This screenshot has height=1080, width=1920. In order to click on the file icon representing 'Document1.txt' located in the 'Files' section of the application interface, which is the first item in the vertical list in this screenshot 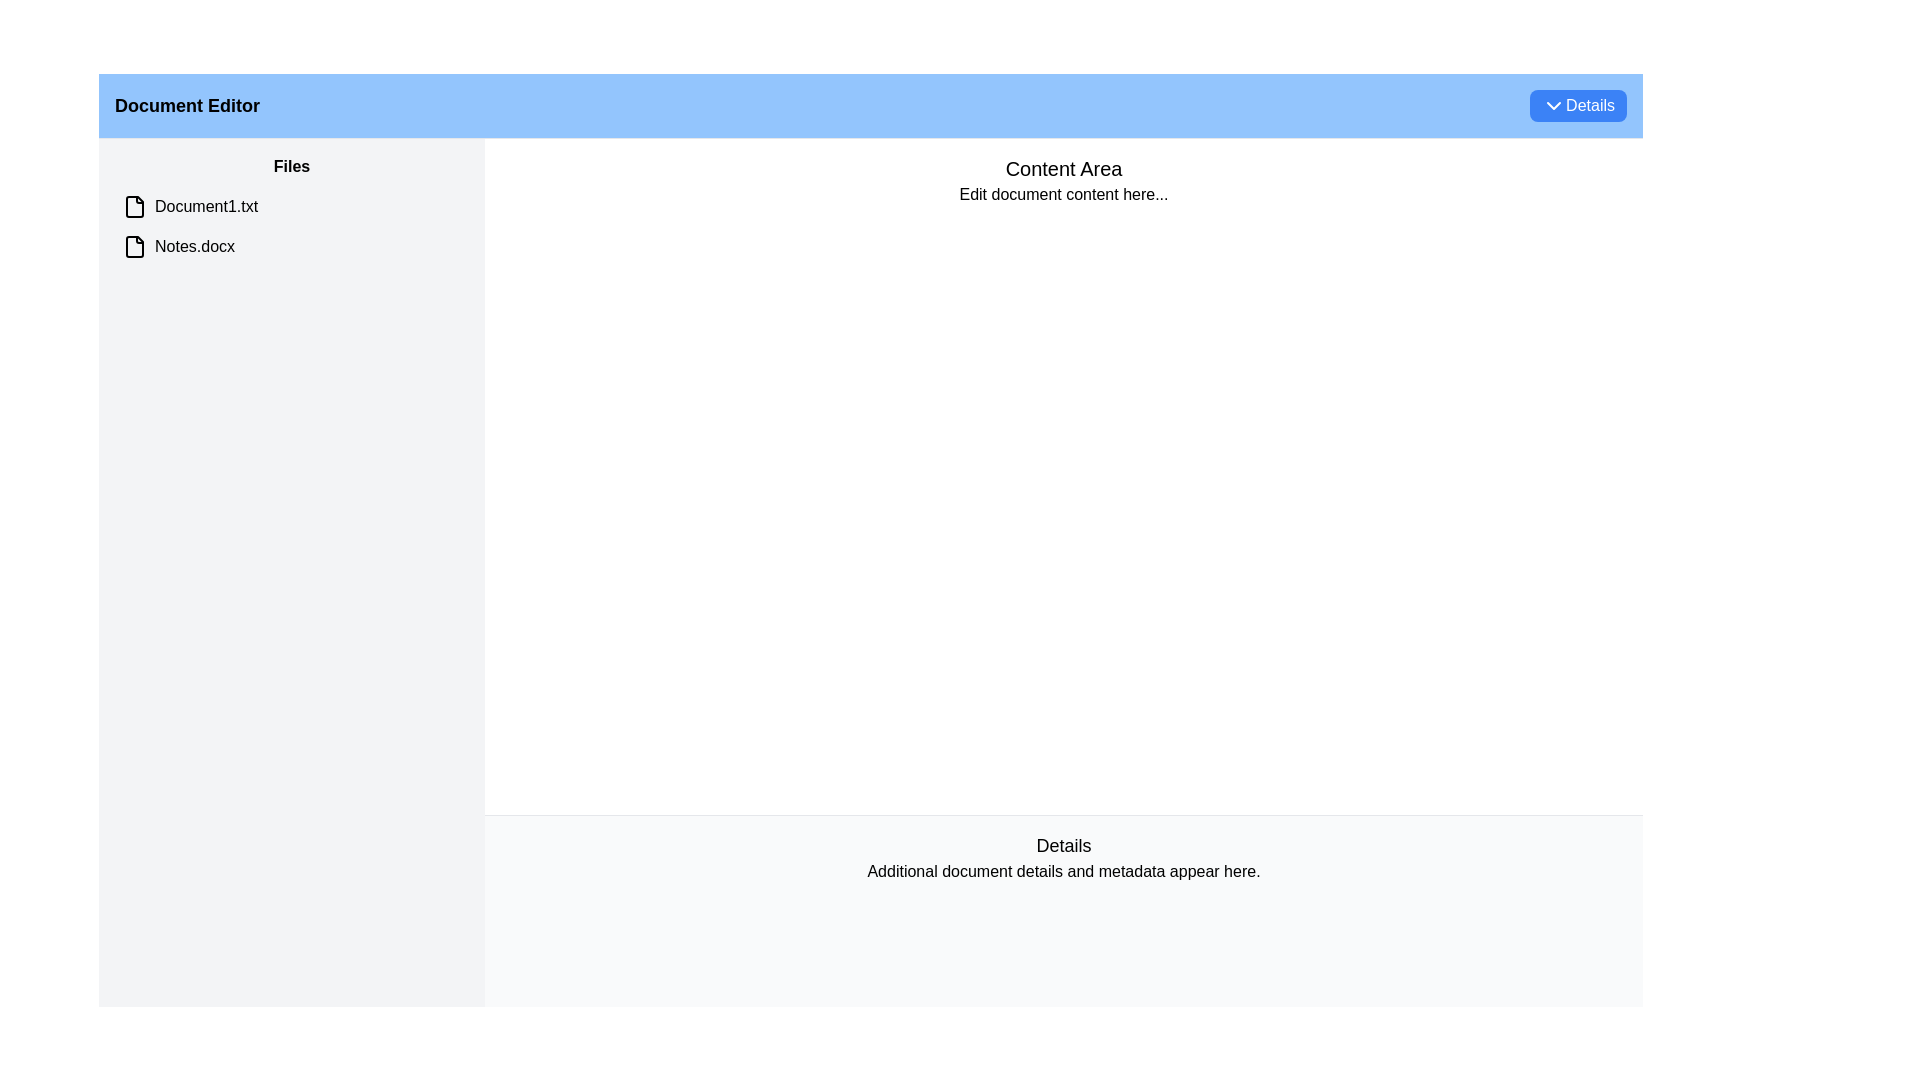, I will do `click(133, 207)`.